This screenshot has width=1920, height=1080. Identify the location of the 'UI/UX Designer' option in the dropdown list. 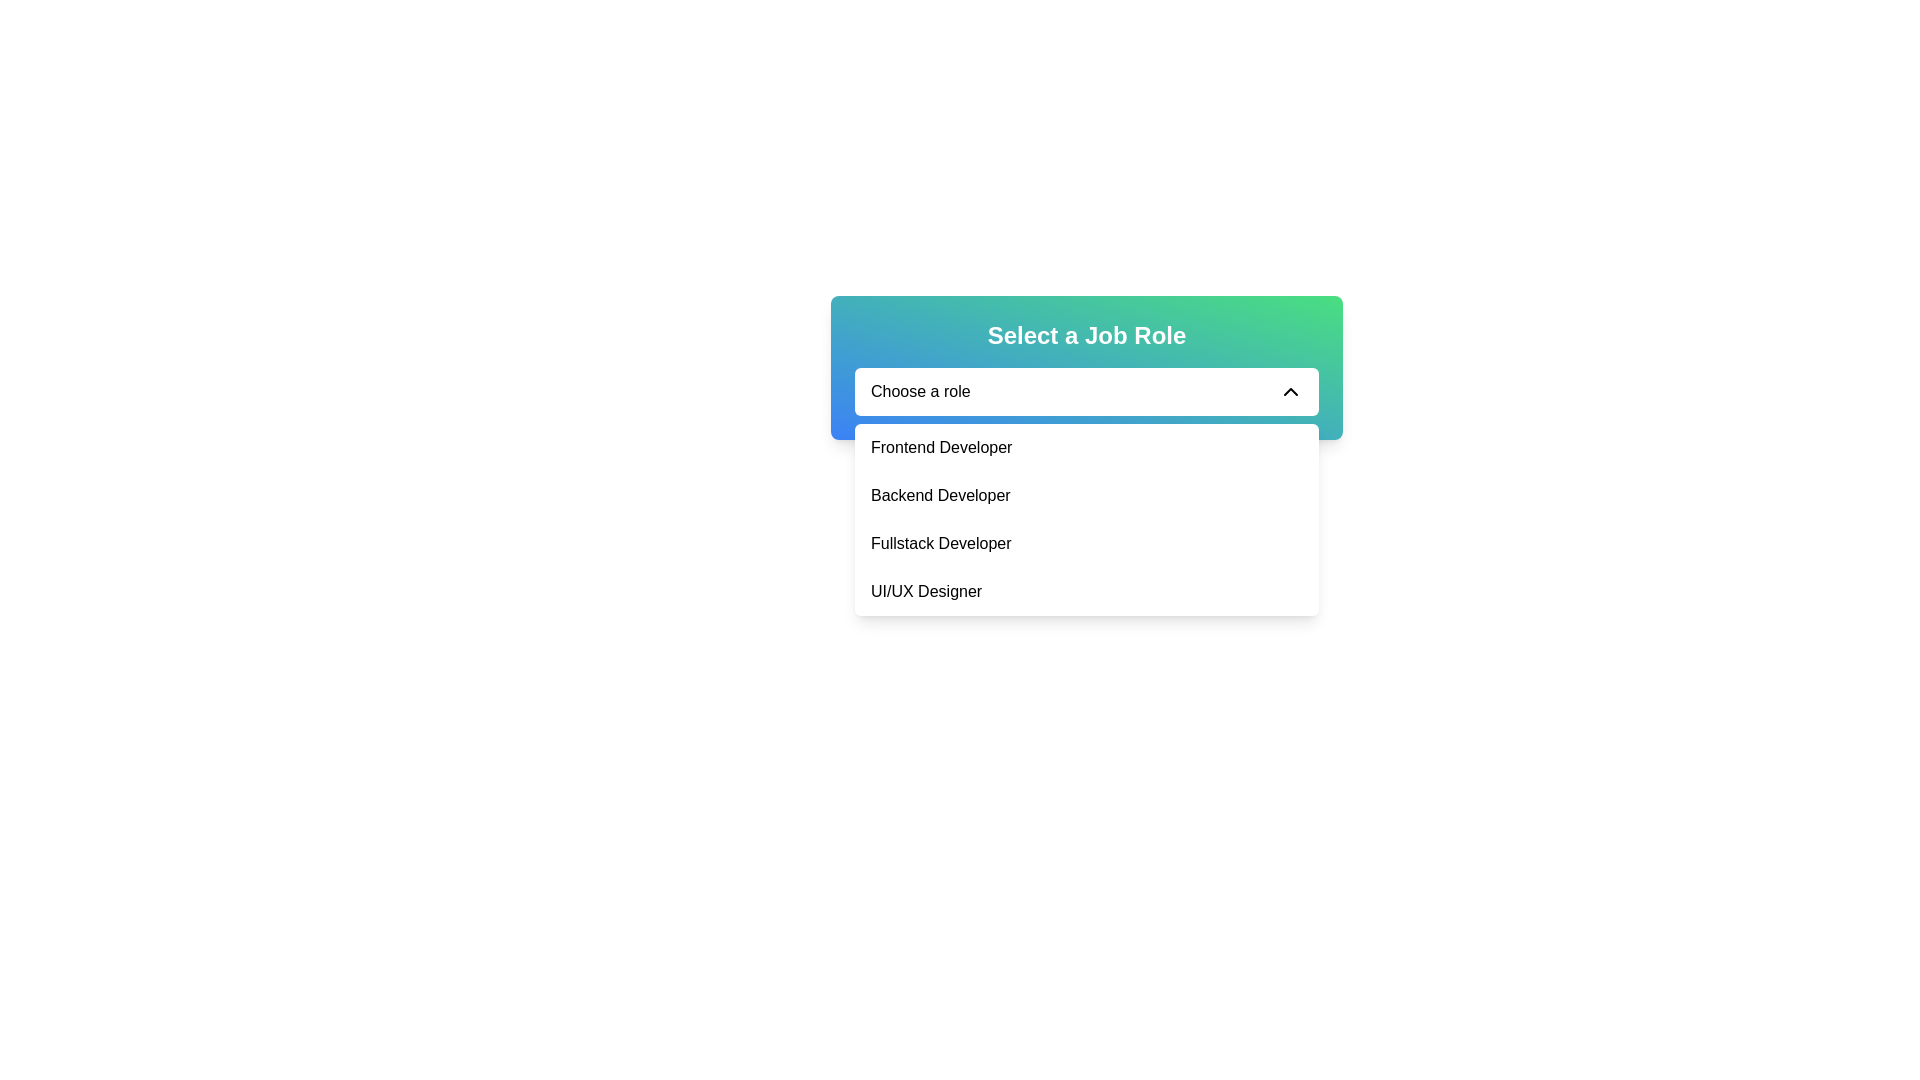
(1085, 590).